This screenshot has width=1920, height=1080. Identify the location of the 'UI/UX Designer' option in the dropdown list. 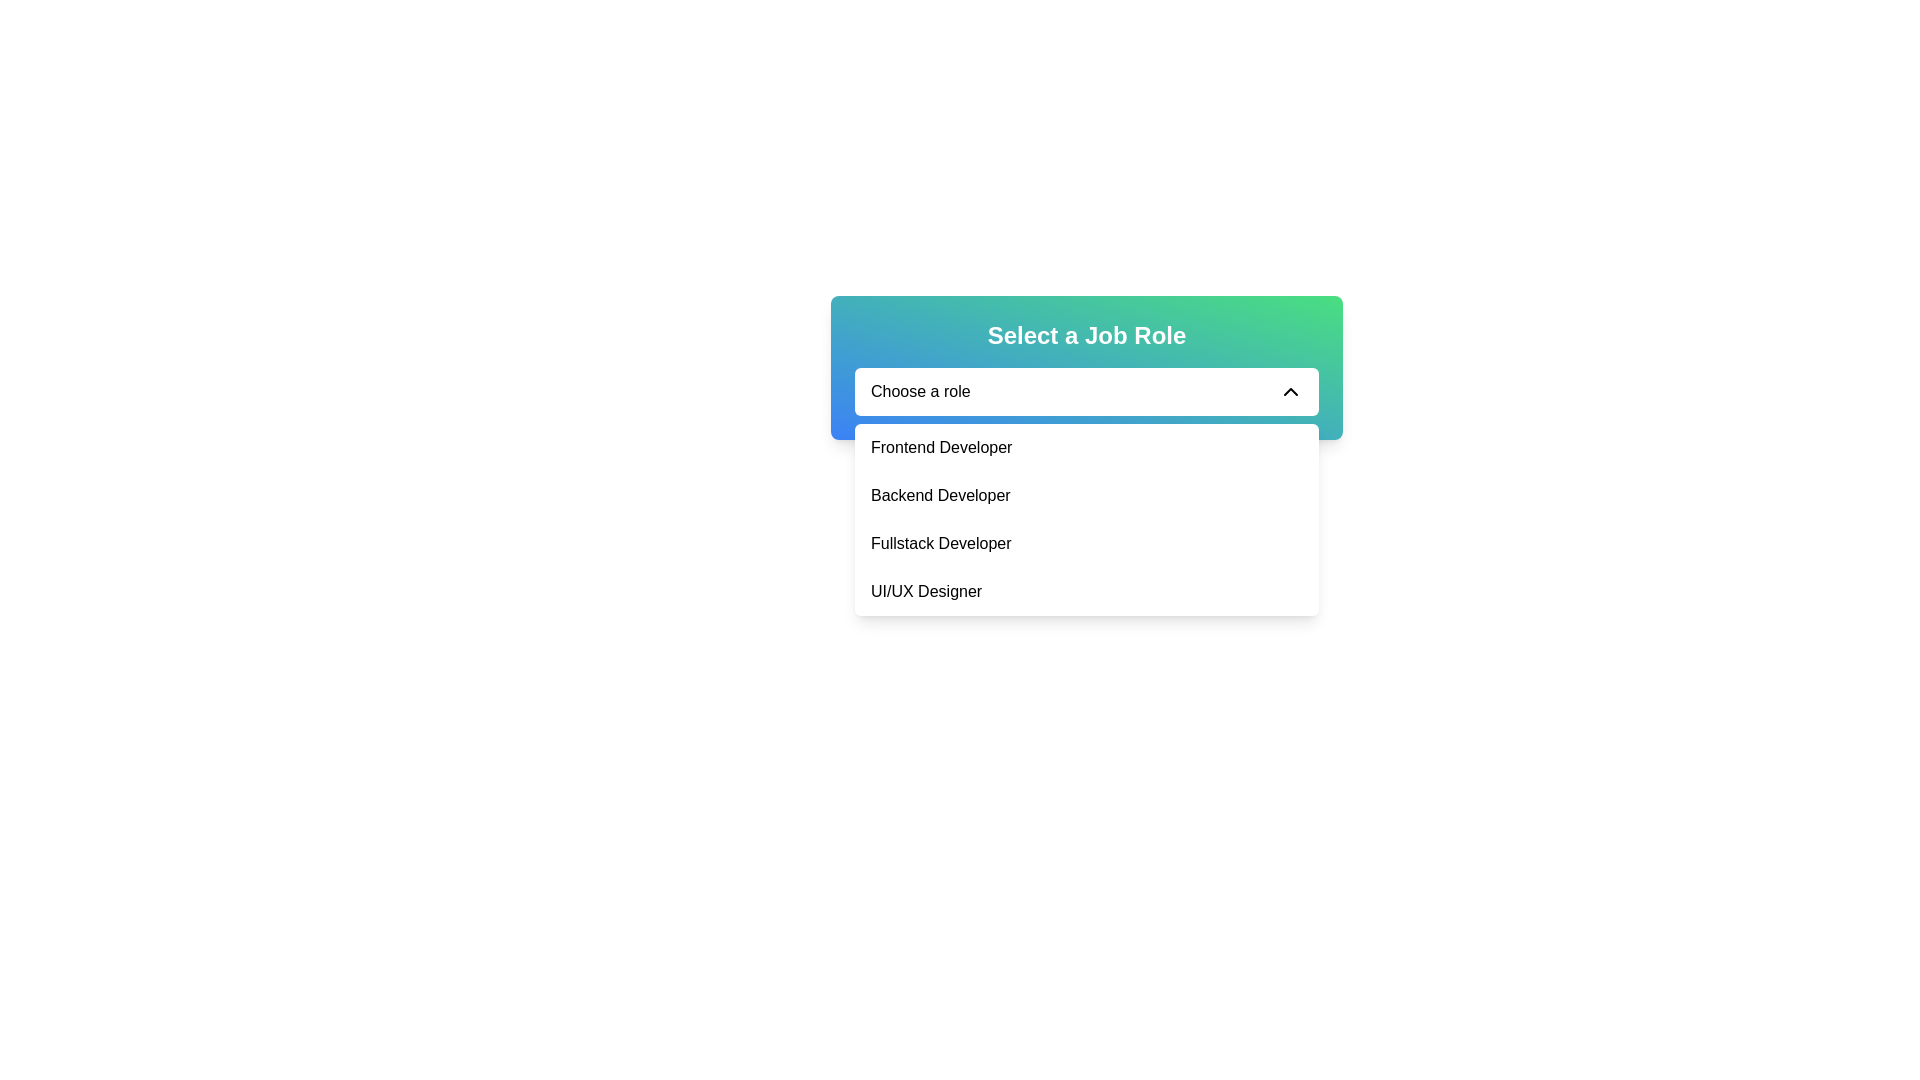
(1085, 590).